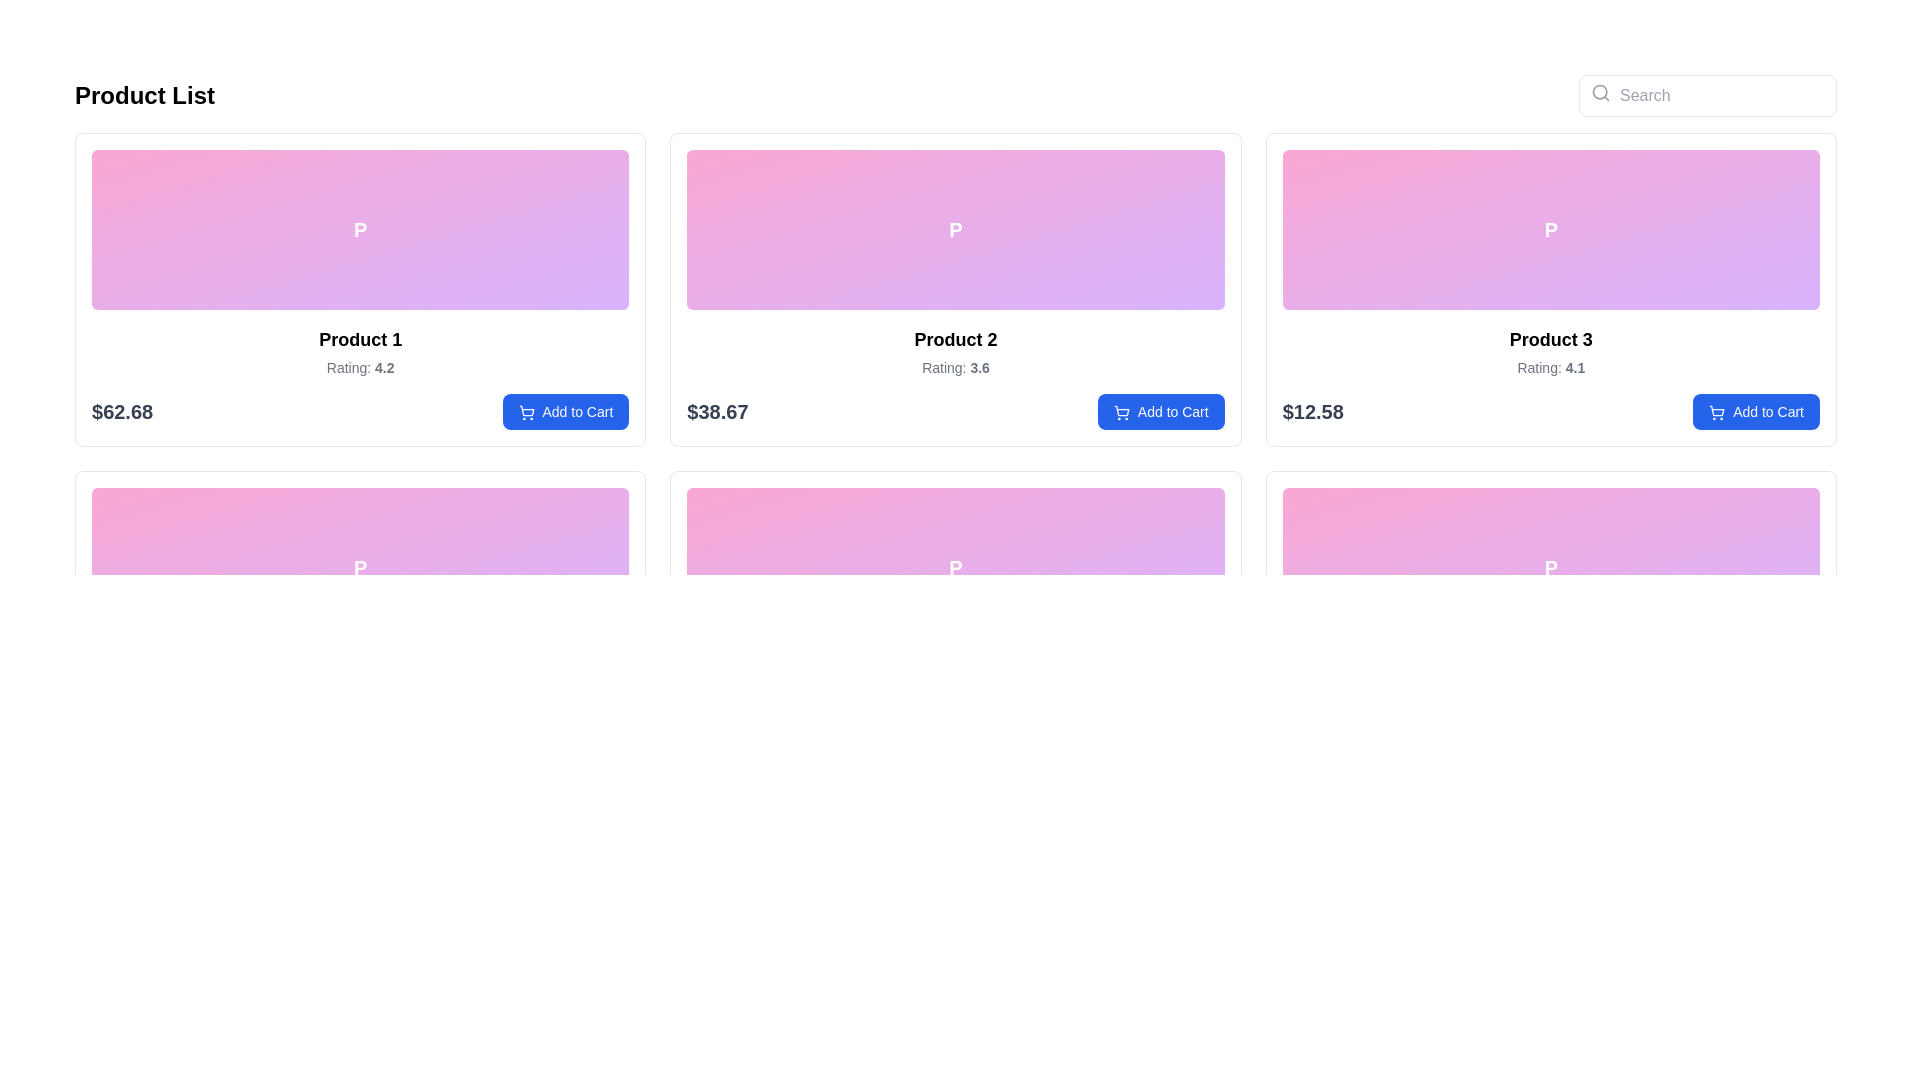 This screenshot has height=1080, width=1920. What do you see at coordinates (1755, 411) in the screenshot?
I see `the blue 'Add to Cart' button with rounded corners located in the bottom-right corner of the 'Product 3' section` at bounding box center [1755, 411].